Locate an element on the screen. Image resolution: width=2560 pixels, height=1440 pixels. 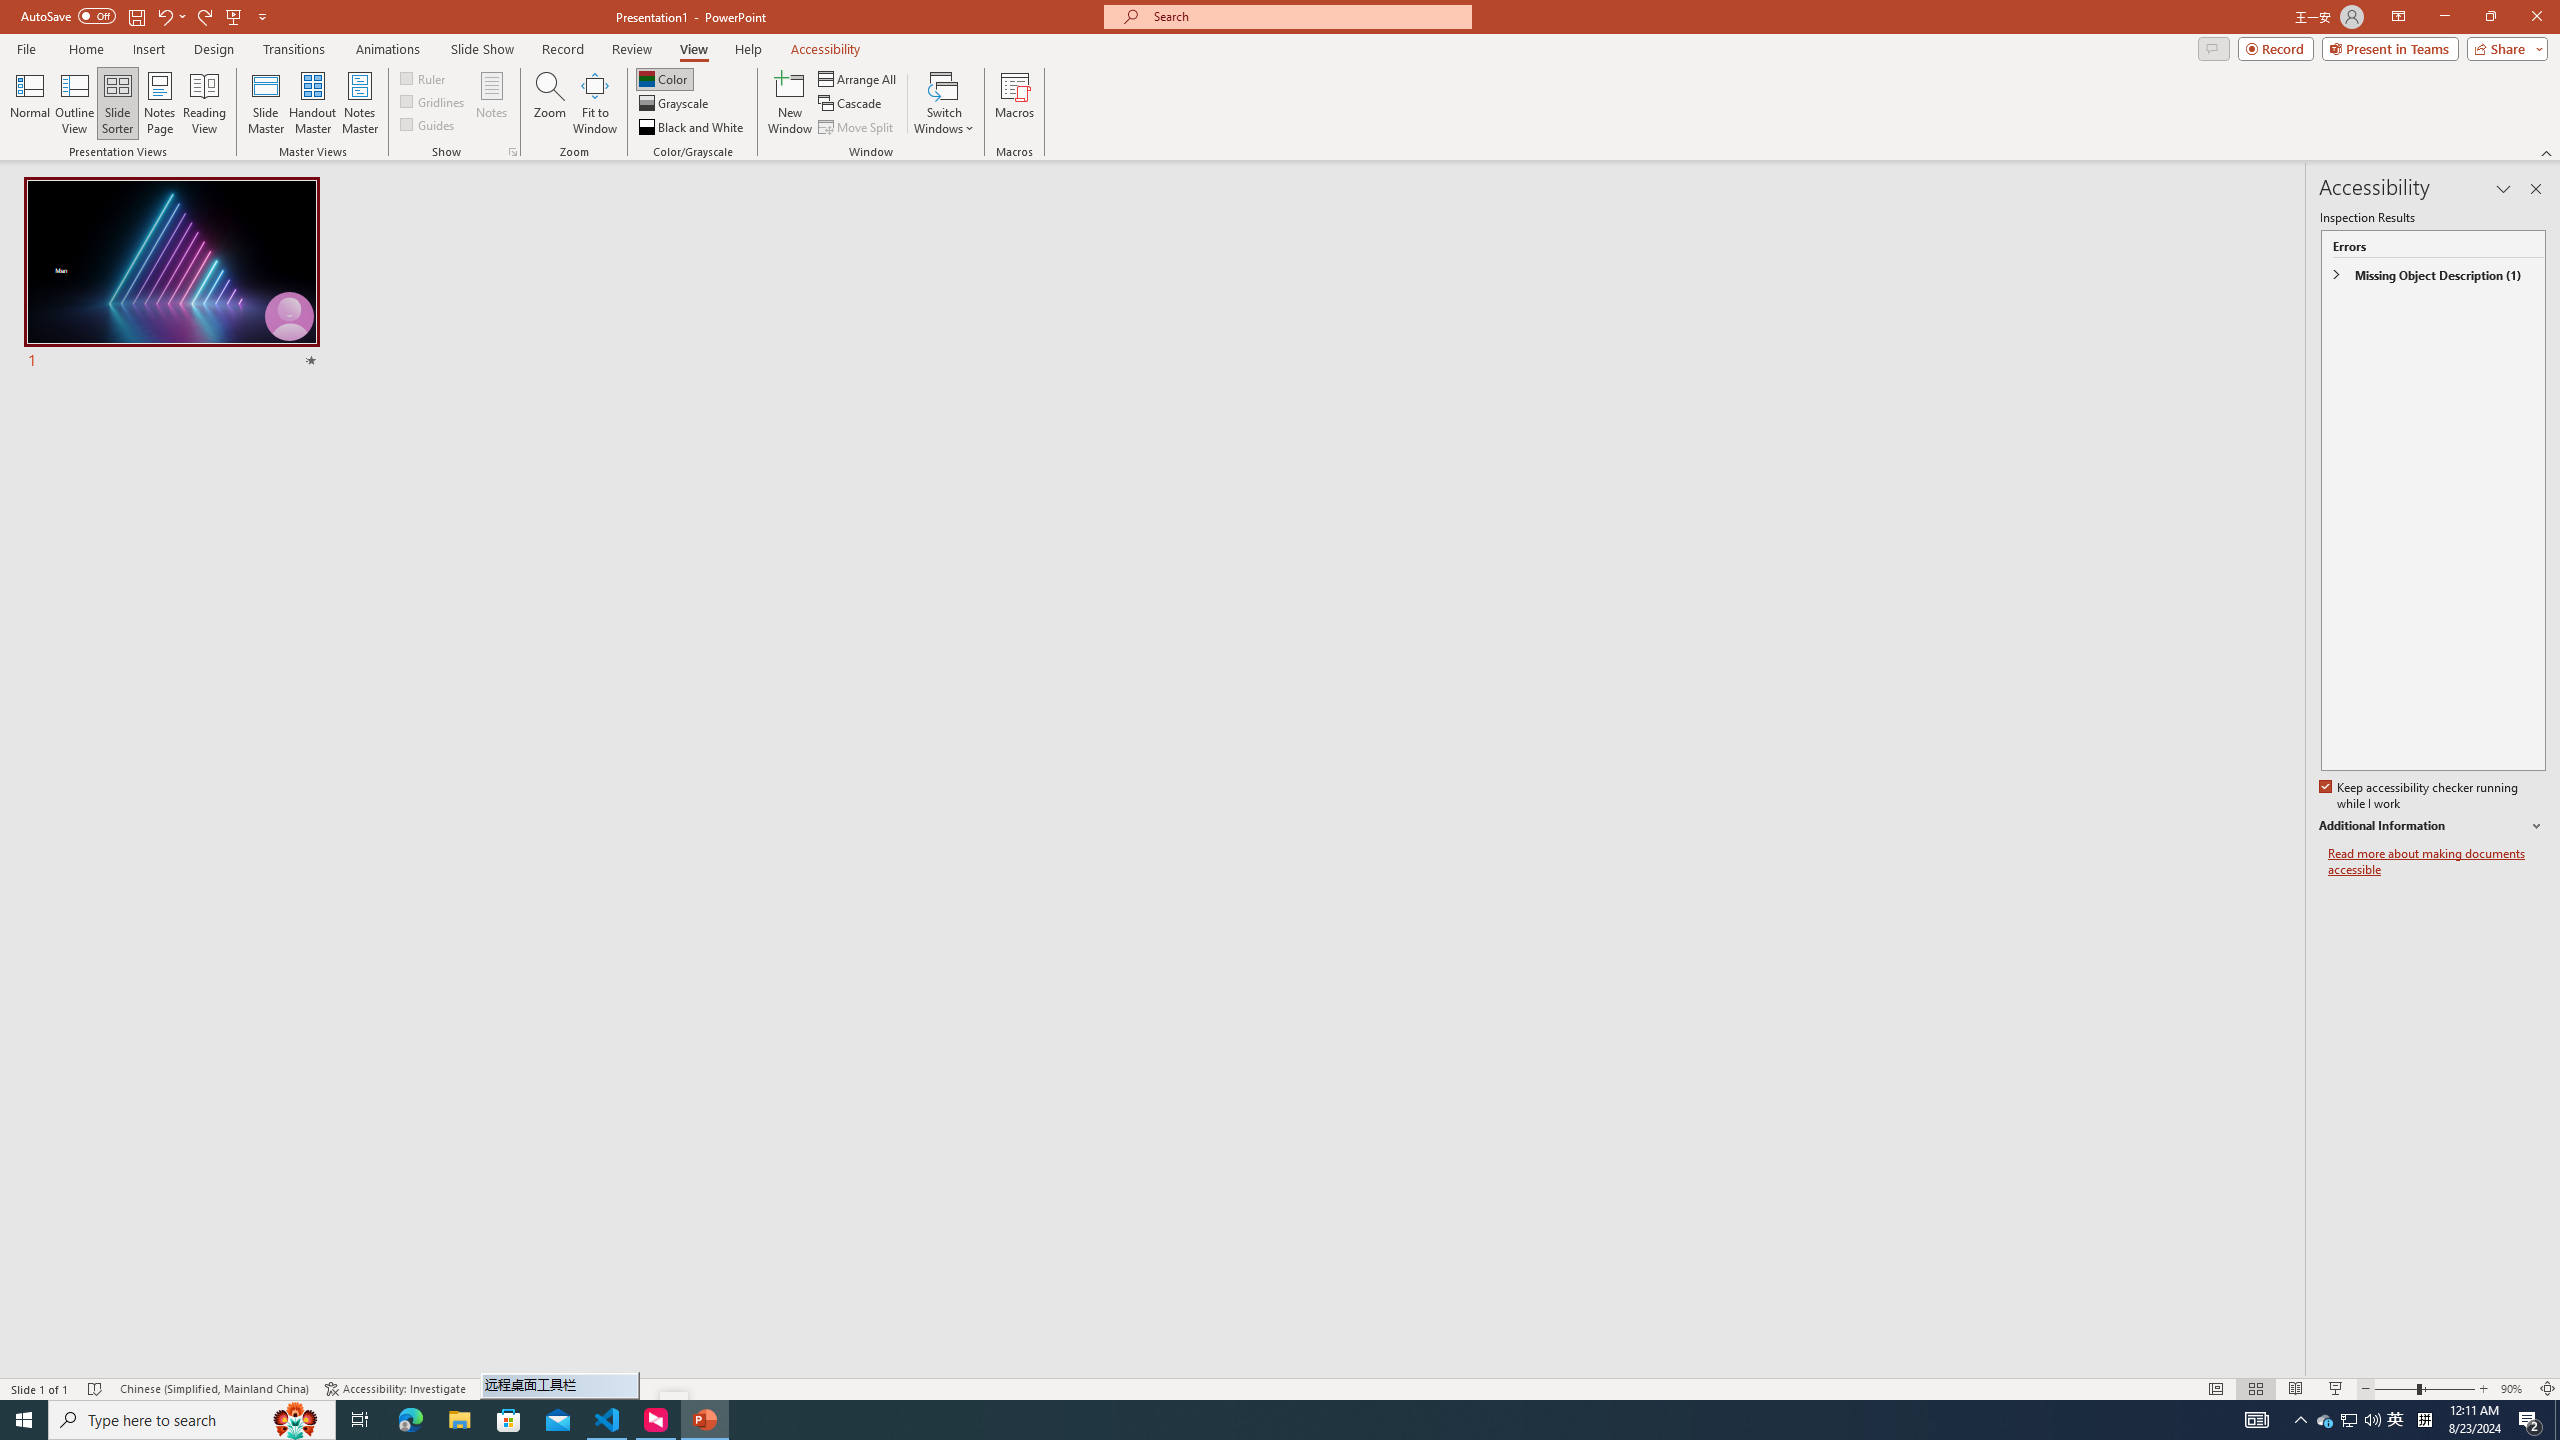
'Grid Settings...' is located at coordinates (513, 150).